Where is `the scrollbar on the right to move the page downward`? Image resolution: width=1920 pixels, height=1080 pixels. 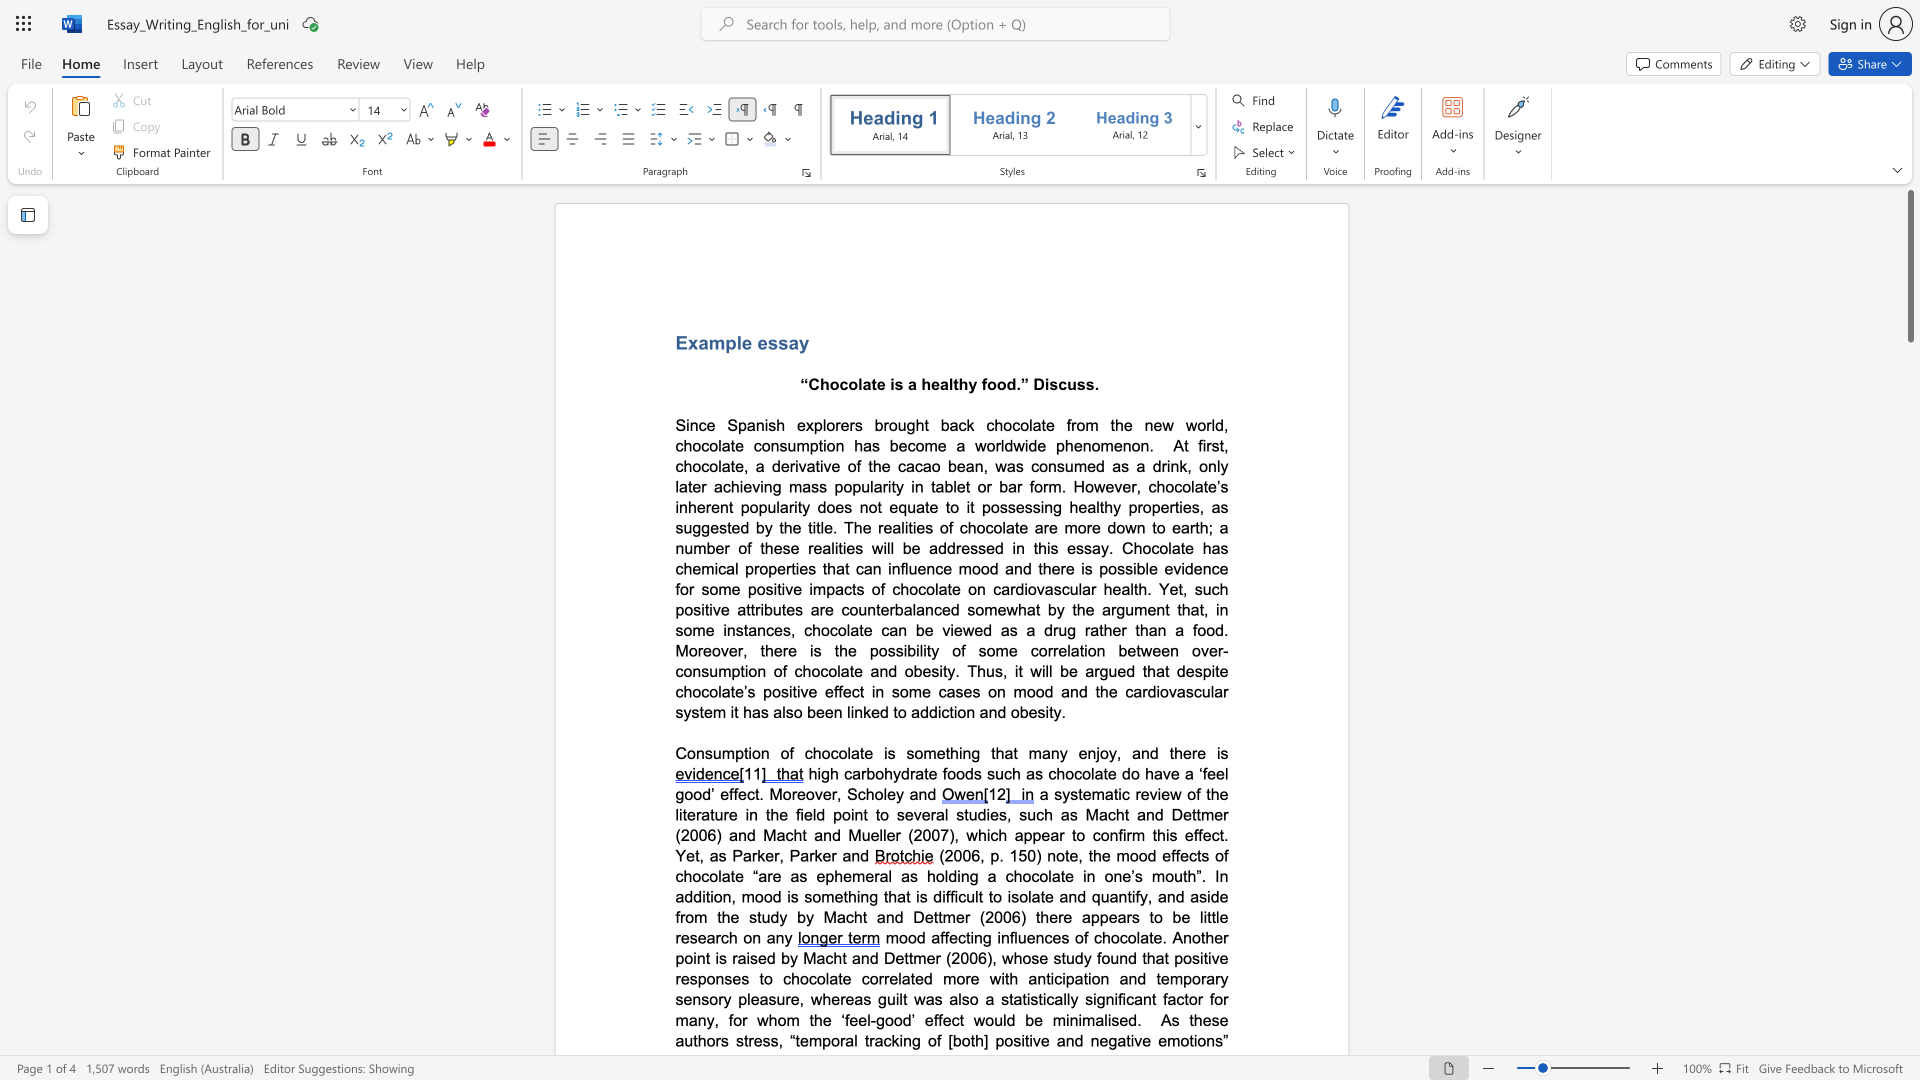 the scrollbar on the right to move the page downward is located at coordinates (1909, 499).